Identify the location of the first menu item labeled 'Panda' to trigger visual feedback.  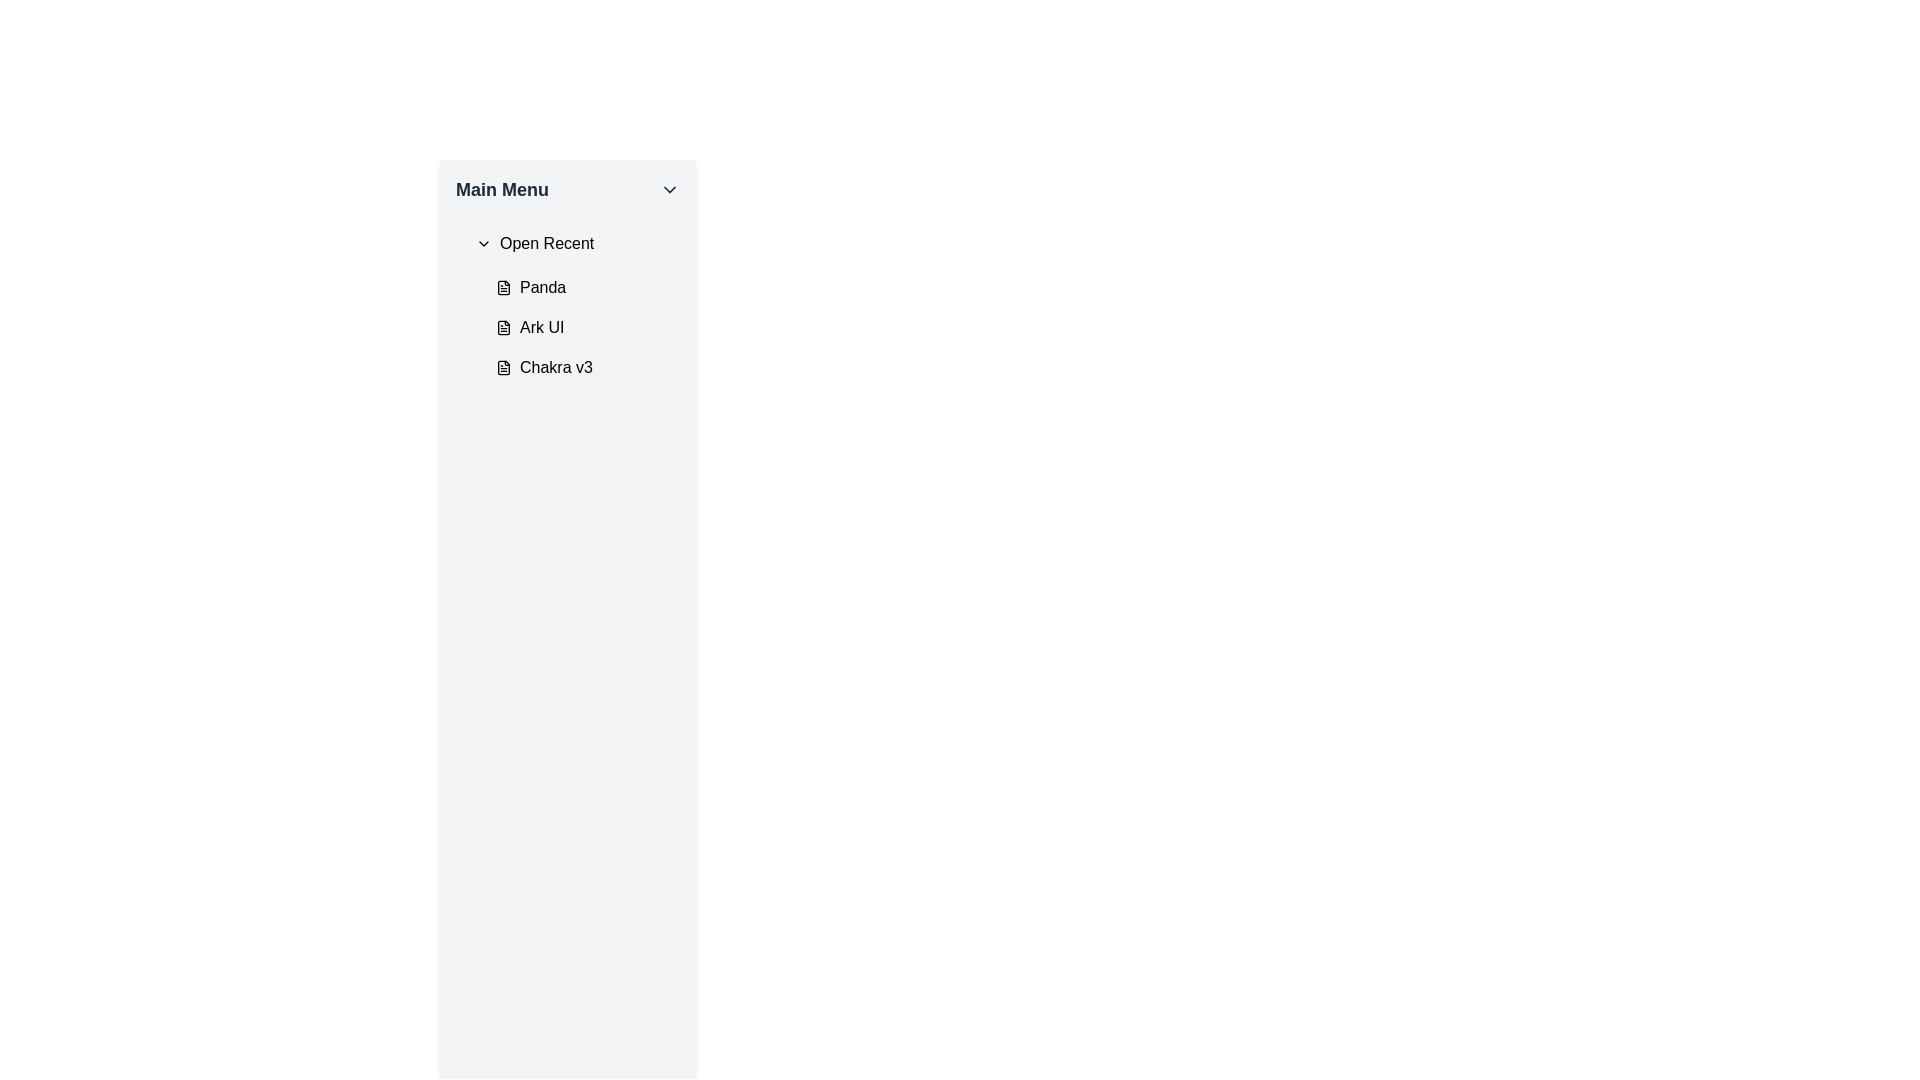
(590, 288).